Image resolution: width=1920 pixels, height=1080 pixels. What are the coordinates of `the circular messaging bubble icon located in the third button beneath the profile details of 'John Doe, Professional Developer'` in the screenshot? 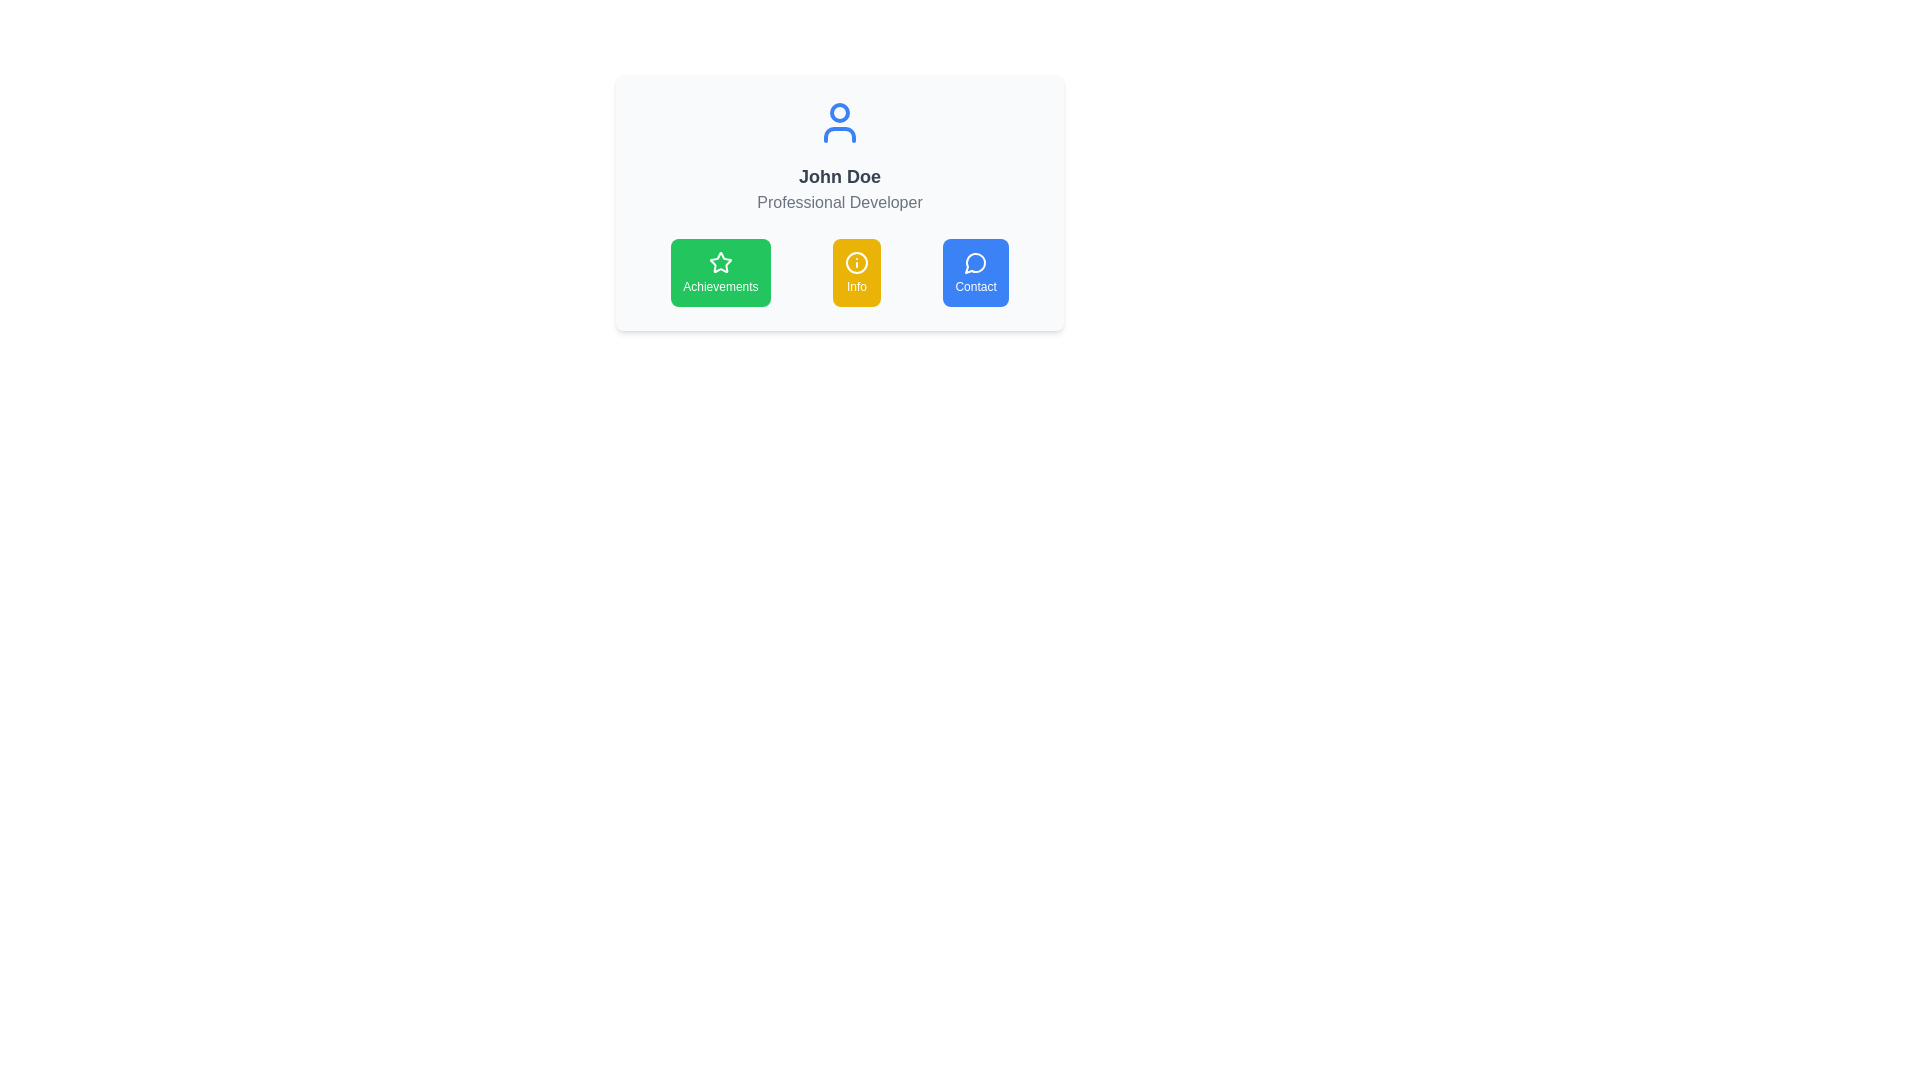 It's located at (975, 262).